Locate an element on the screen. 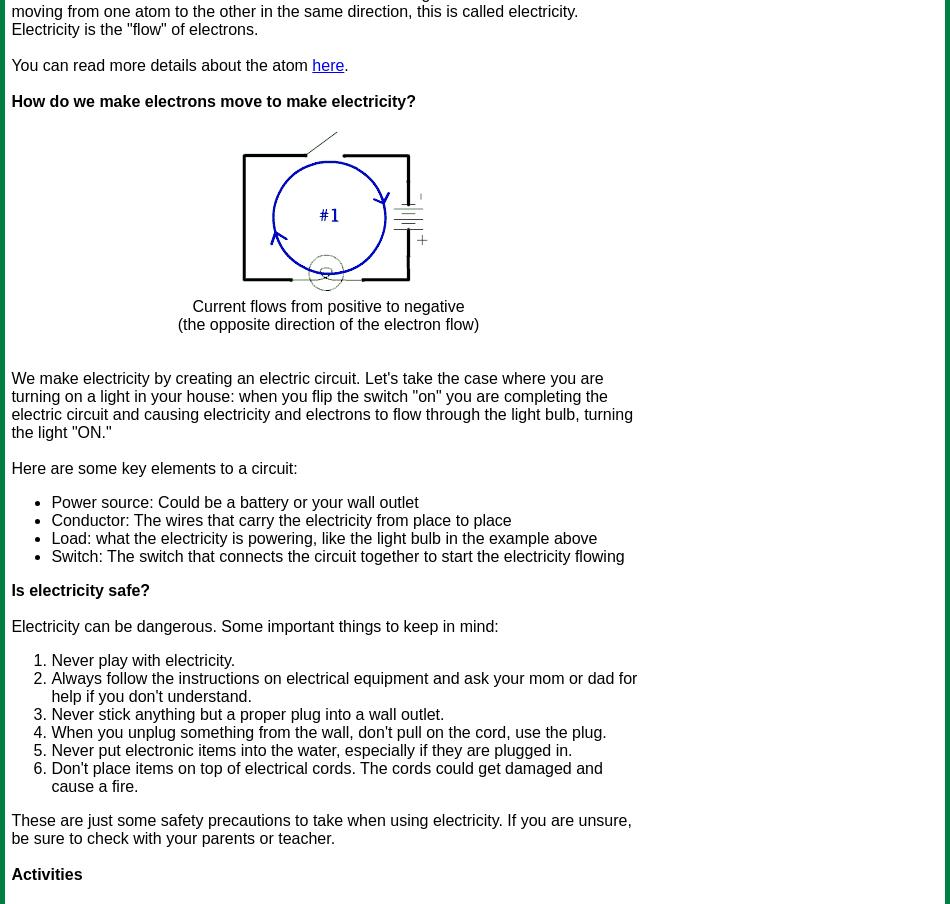  'Always follow the instructions on electrical equipment and ask your mom or dad for help if you don't understand.' is located at coordinates (51, 686).